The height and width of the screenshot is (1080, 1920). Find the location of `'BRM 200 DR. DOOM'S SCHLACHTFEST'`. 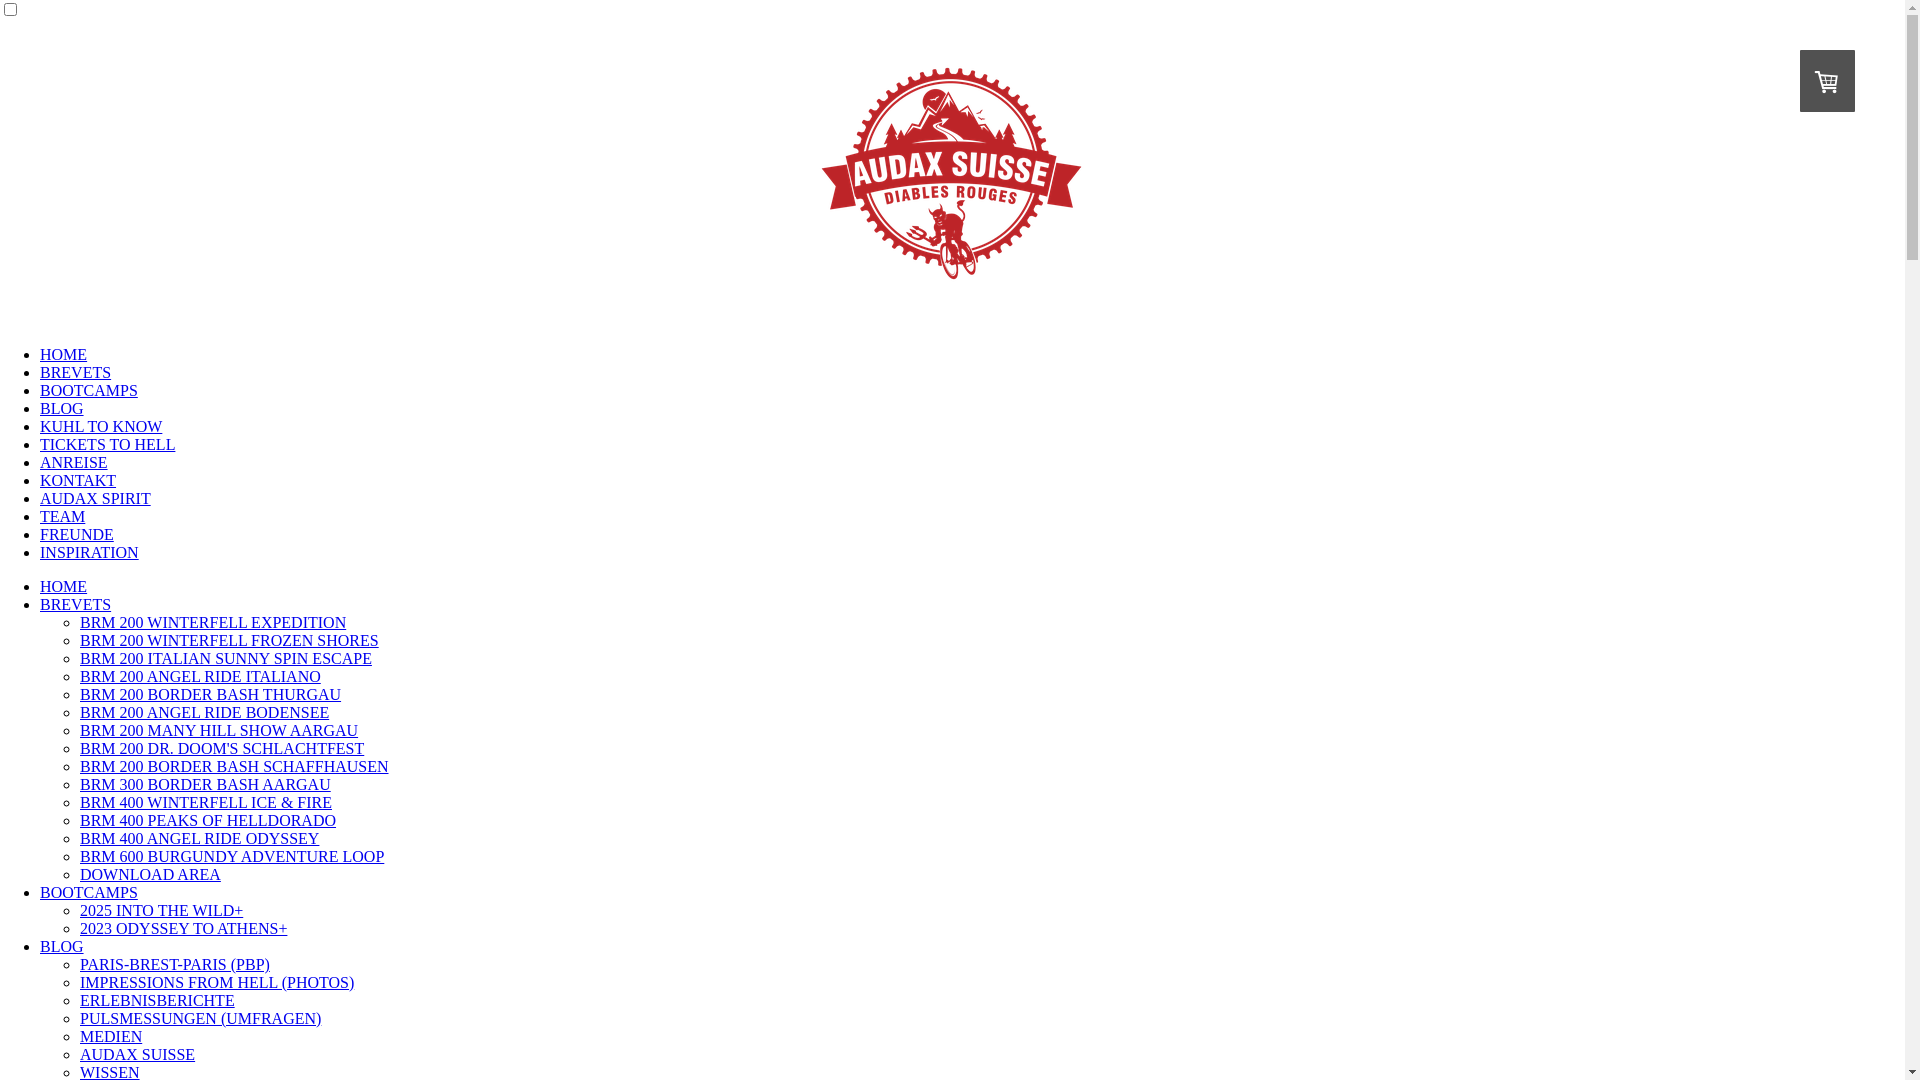

'BRM 200 DR. DOOM'S SCHLACHTFEST' is located at coordinates (221, 748).